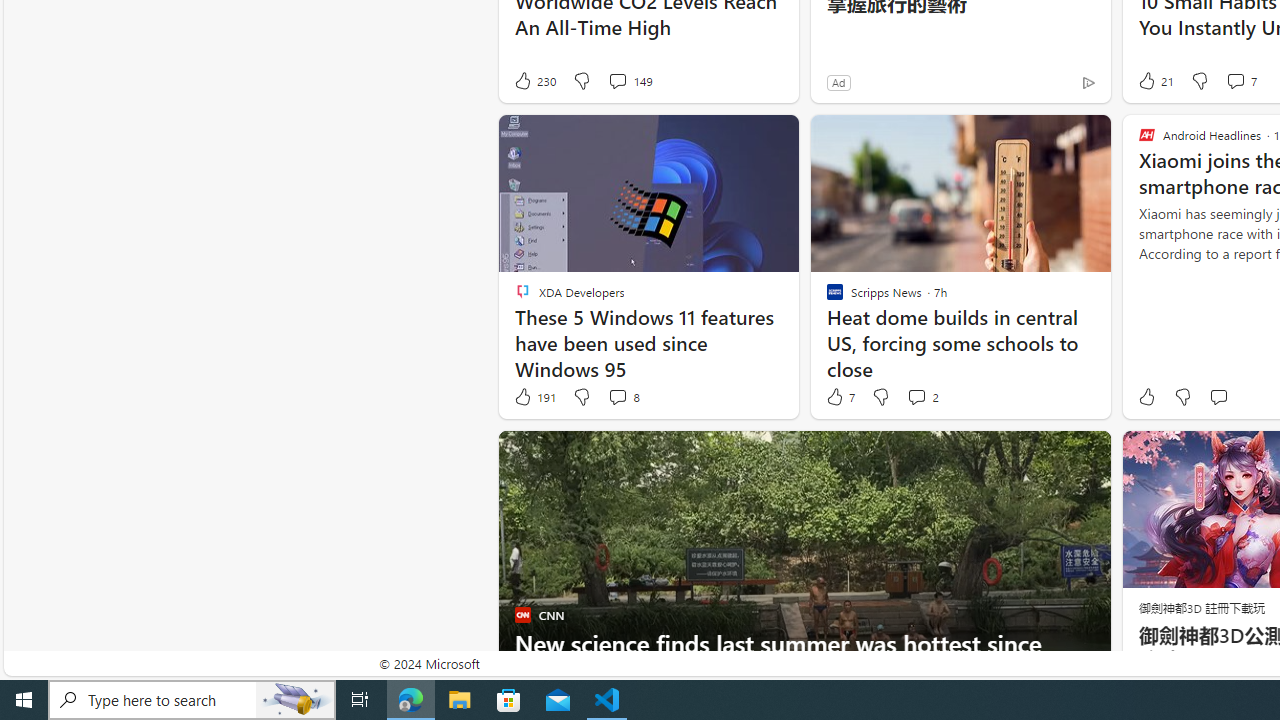 This screenshot has height=720, width=1280. I want to click on 'View comments 7 Comment', so click(1234, 80).